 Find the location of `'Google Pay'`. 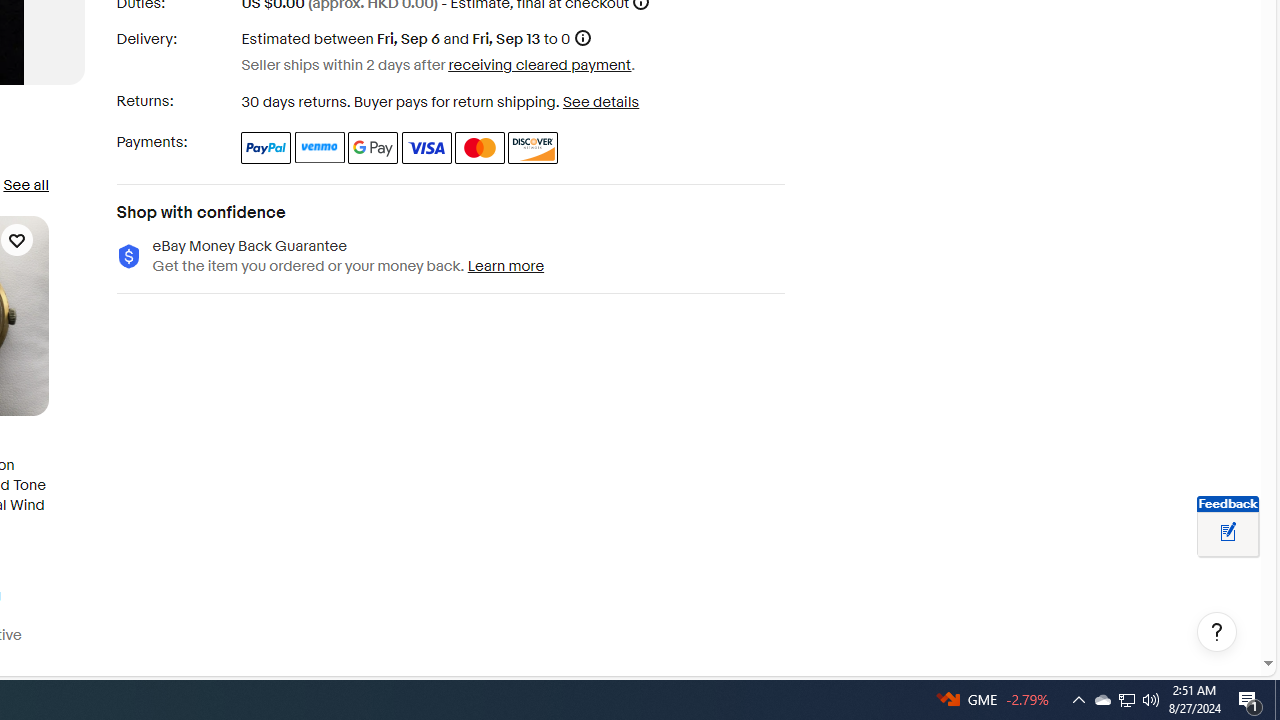

'Google Pay' is located at coordinates (373, 146).